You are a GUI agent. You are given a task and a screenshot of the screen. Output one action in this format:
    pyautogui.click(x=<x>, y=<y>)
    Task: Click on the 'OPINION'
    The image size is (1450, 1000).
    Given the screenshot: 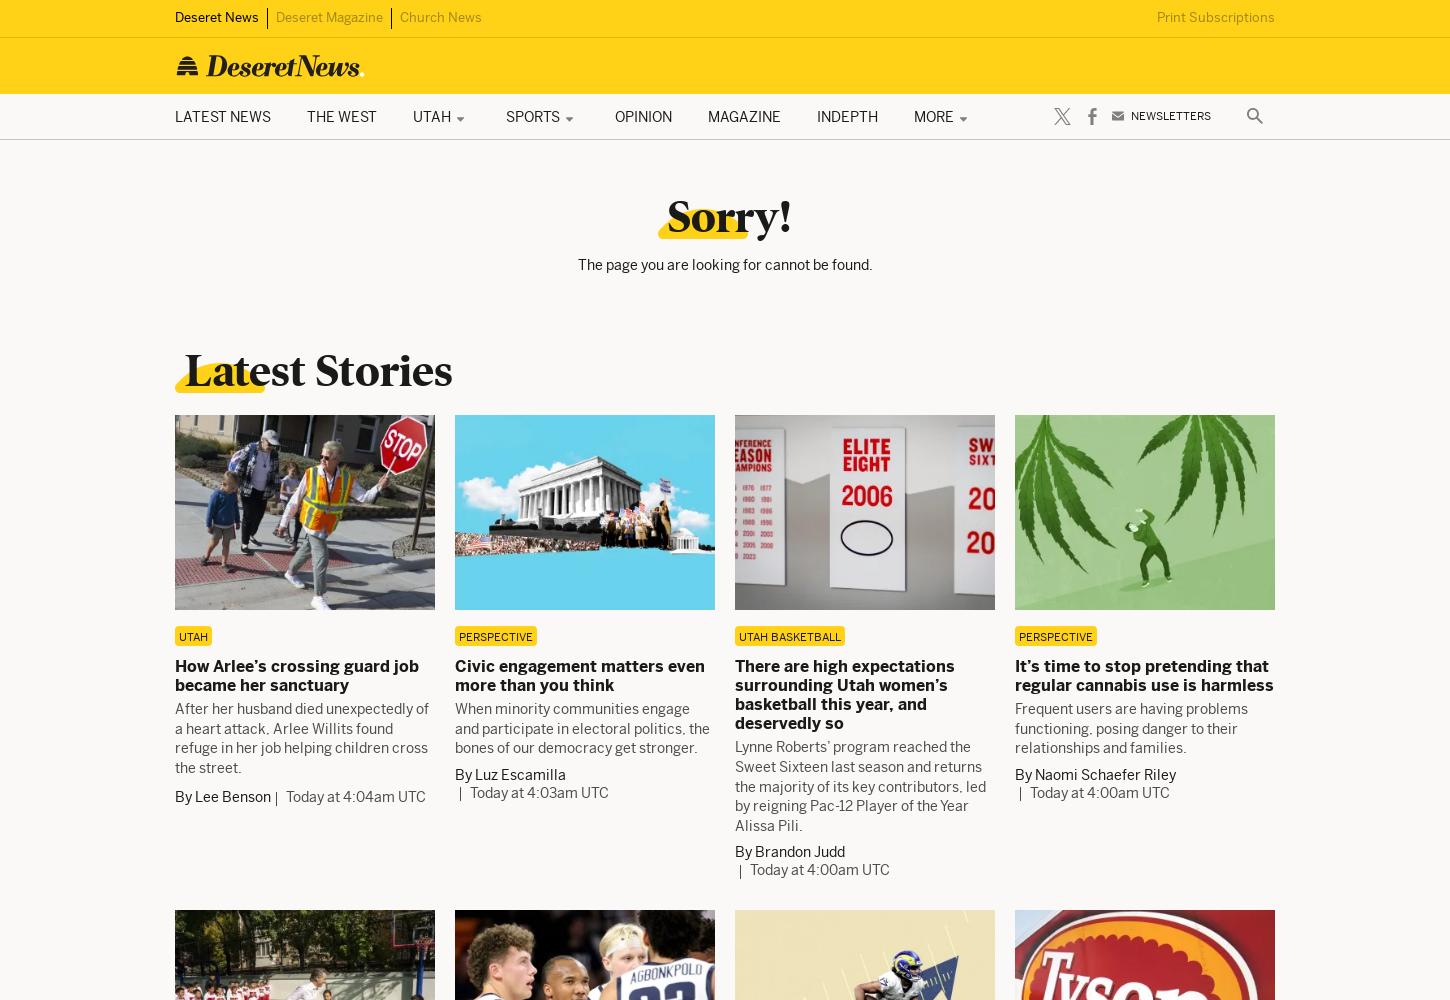 What is the action you would take?
    pyautogui.click(x=613, y=115)
    